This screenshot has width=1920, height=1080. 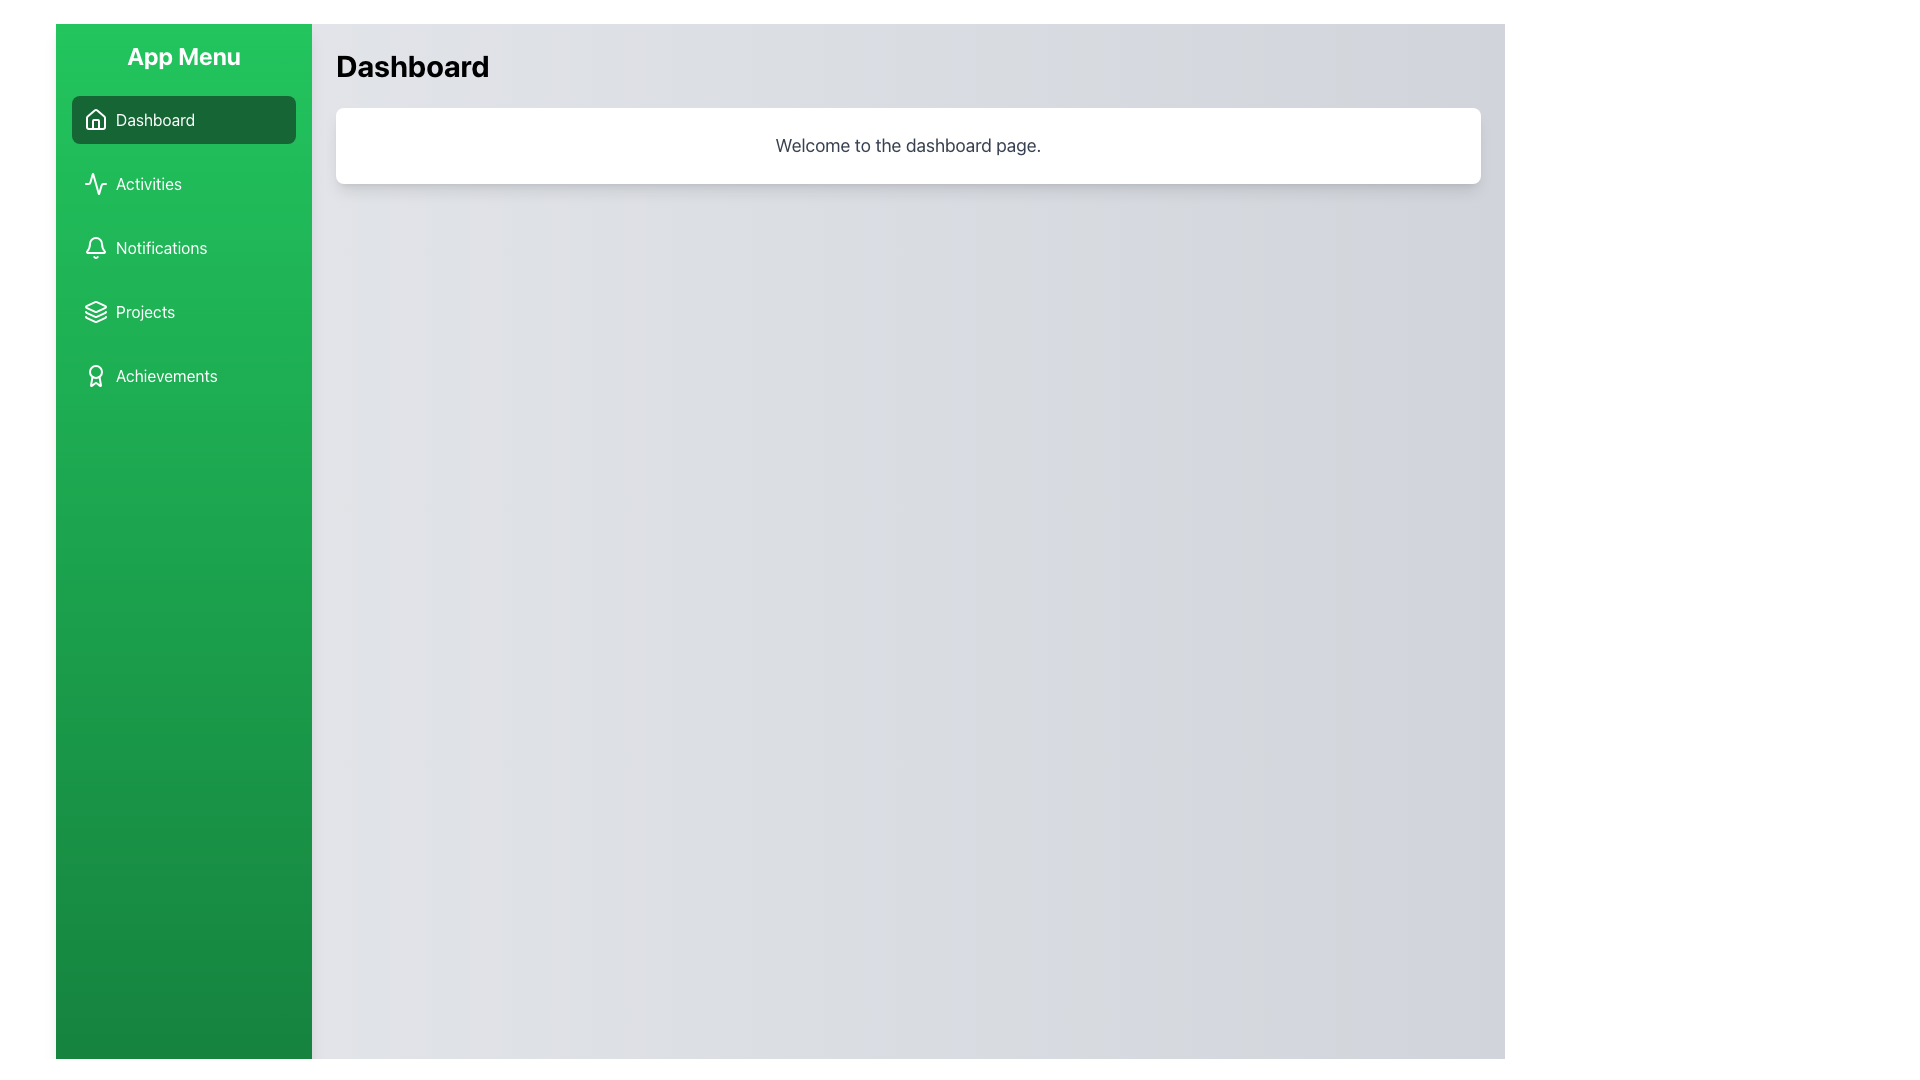 I want to click on the 'Activities' icon in the navigation panel, so click(x=95, y=184).